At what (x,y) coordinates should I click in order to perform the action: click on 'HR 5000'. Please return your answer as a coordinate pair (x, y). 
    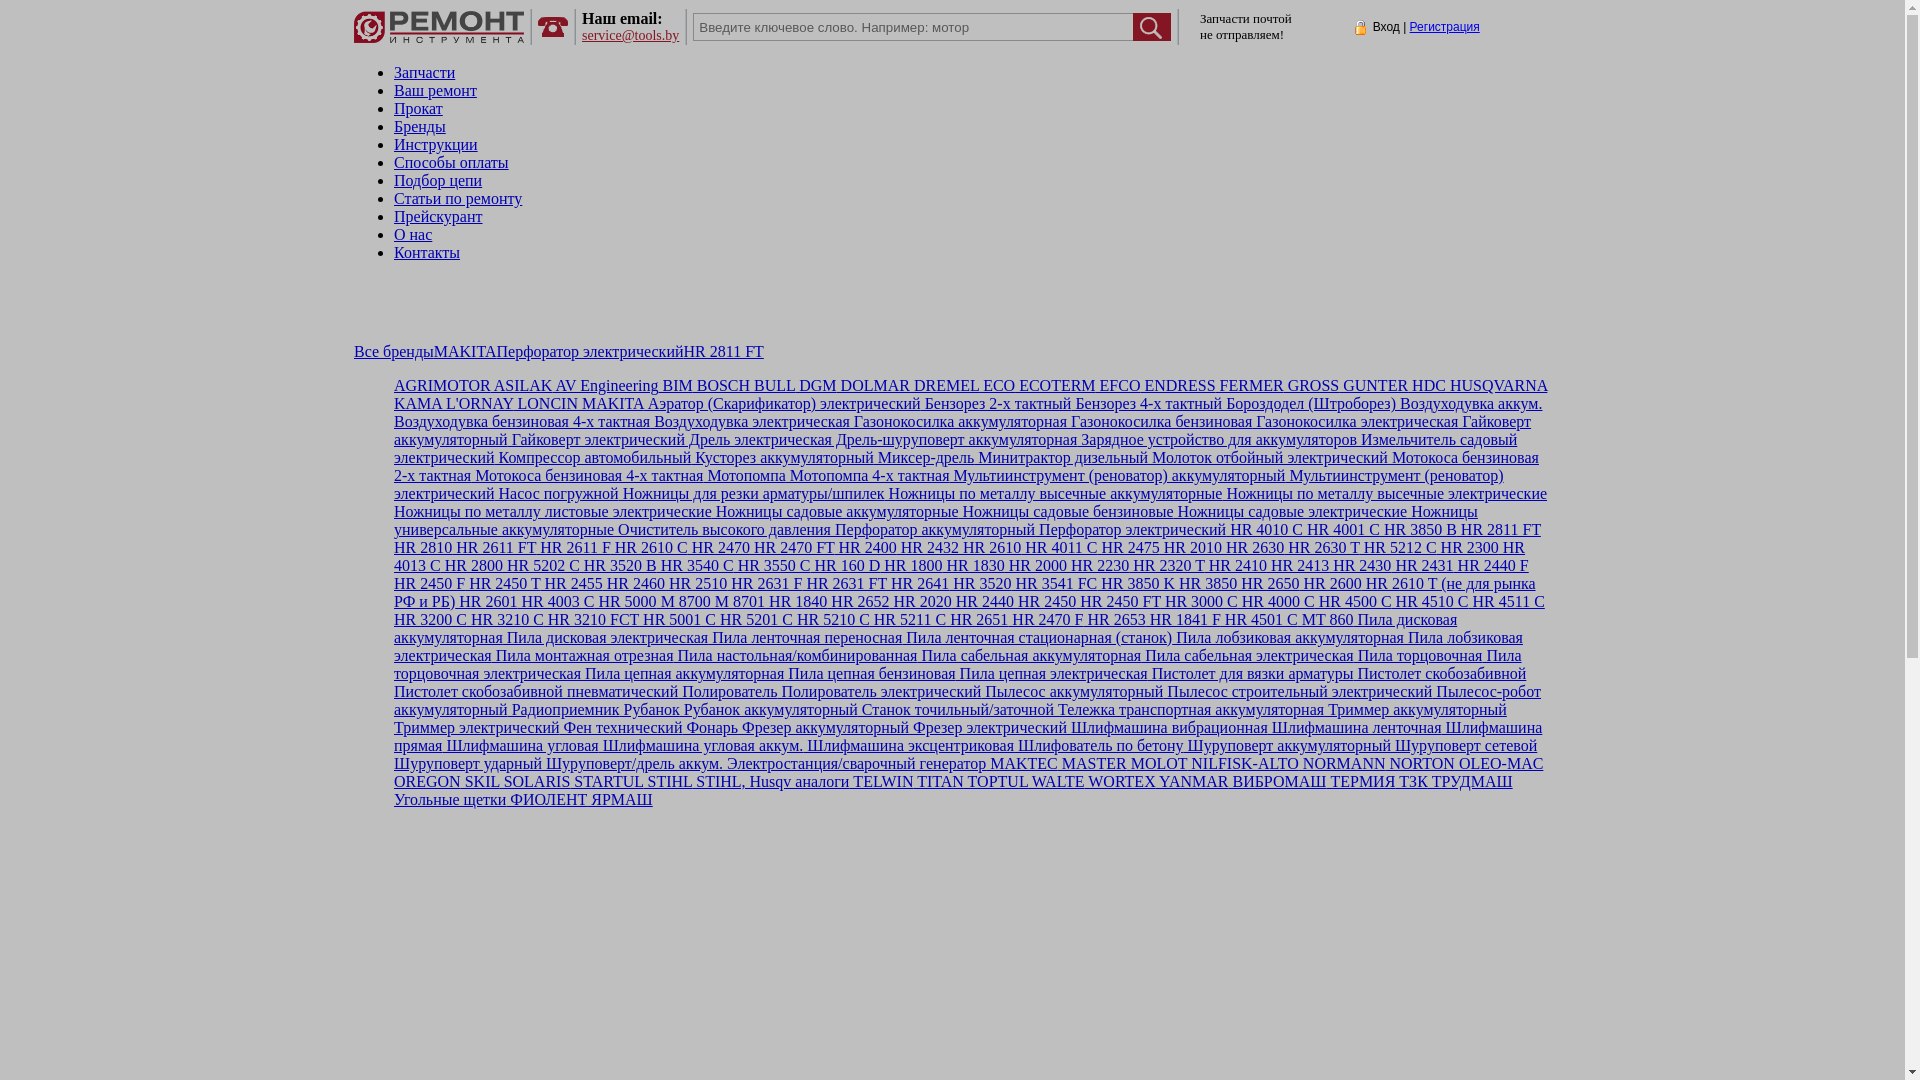
    Looking at the image, I should click on (623, 600).